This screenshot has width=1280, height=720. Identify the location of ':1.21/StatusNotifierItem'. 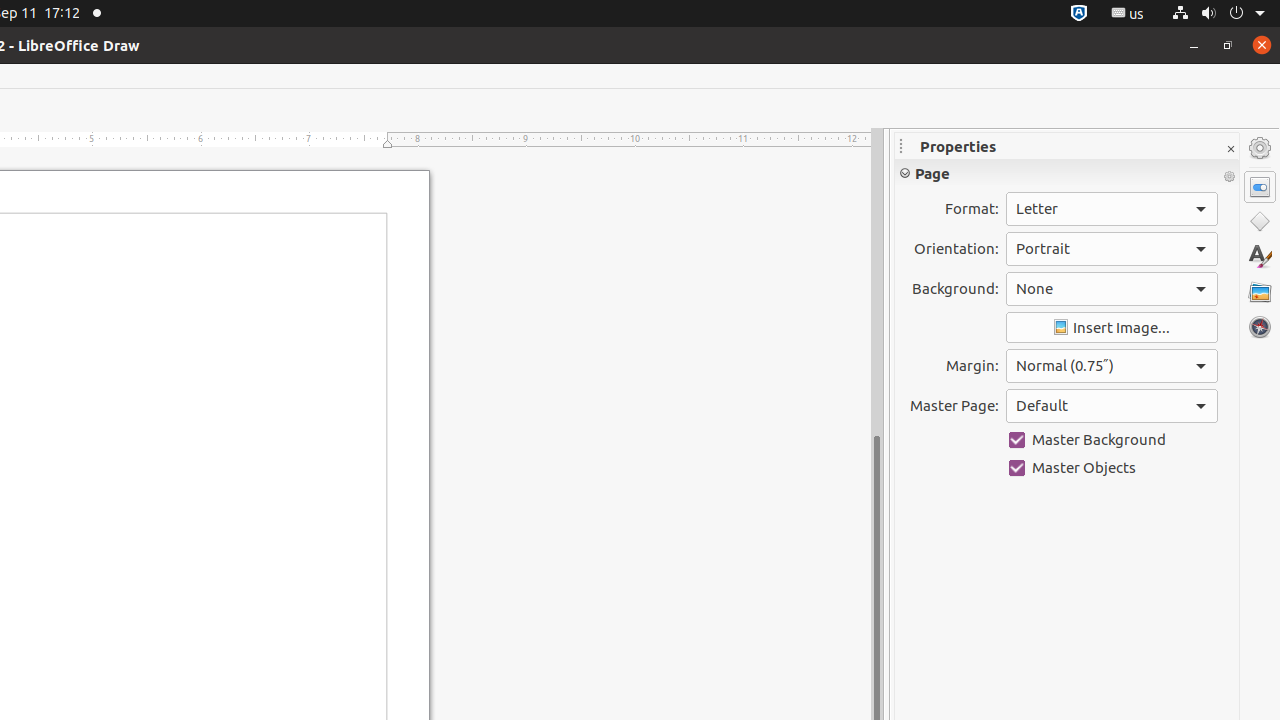
(1127, 13).